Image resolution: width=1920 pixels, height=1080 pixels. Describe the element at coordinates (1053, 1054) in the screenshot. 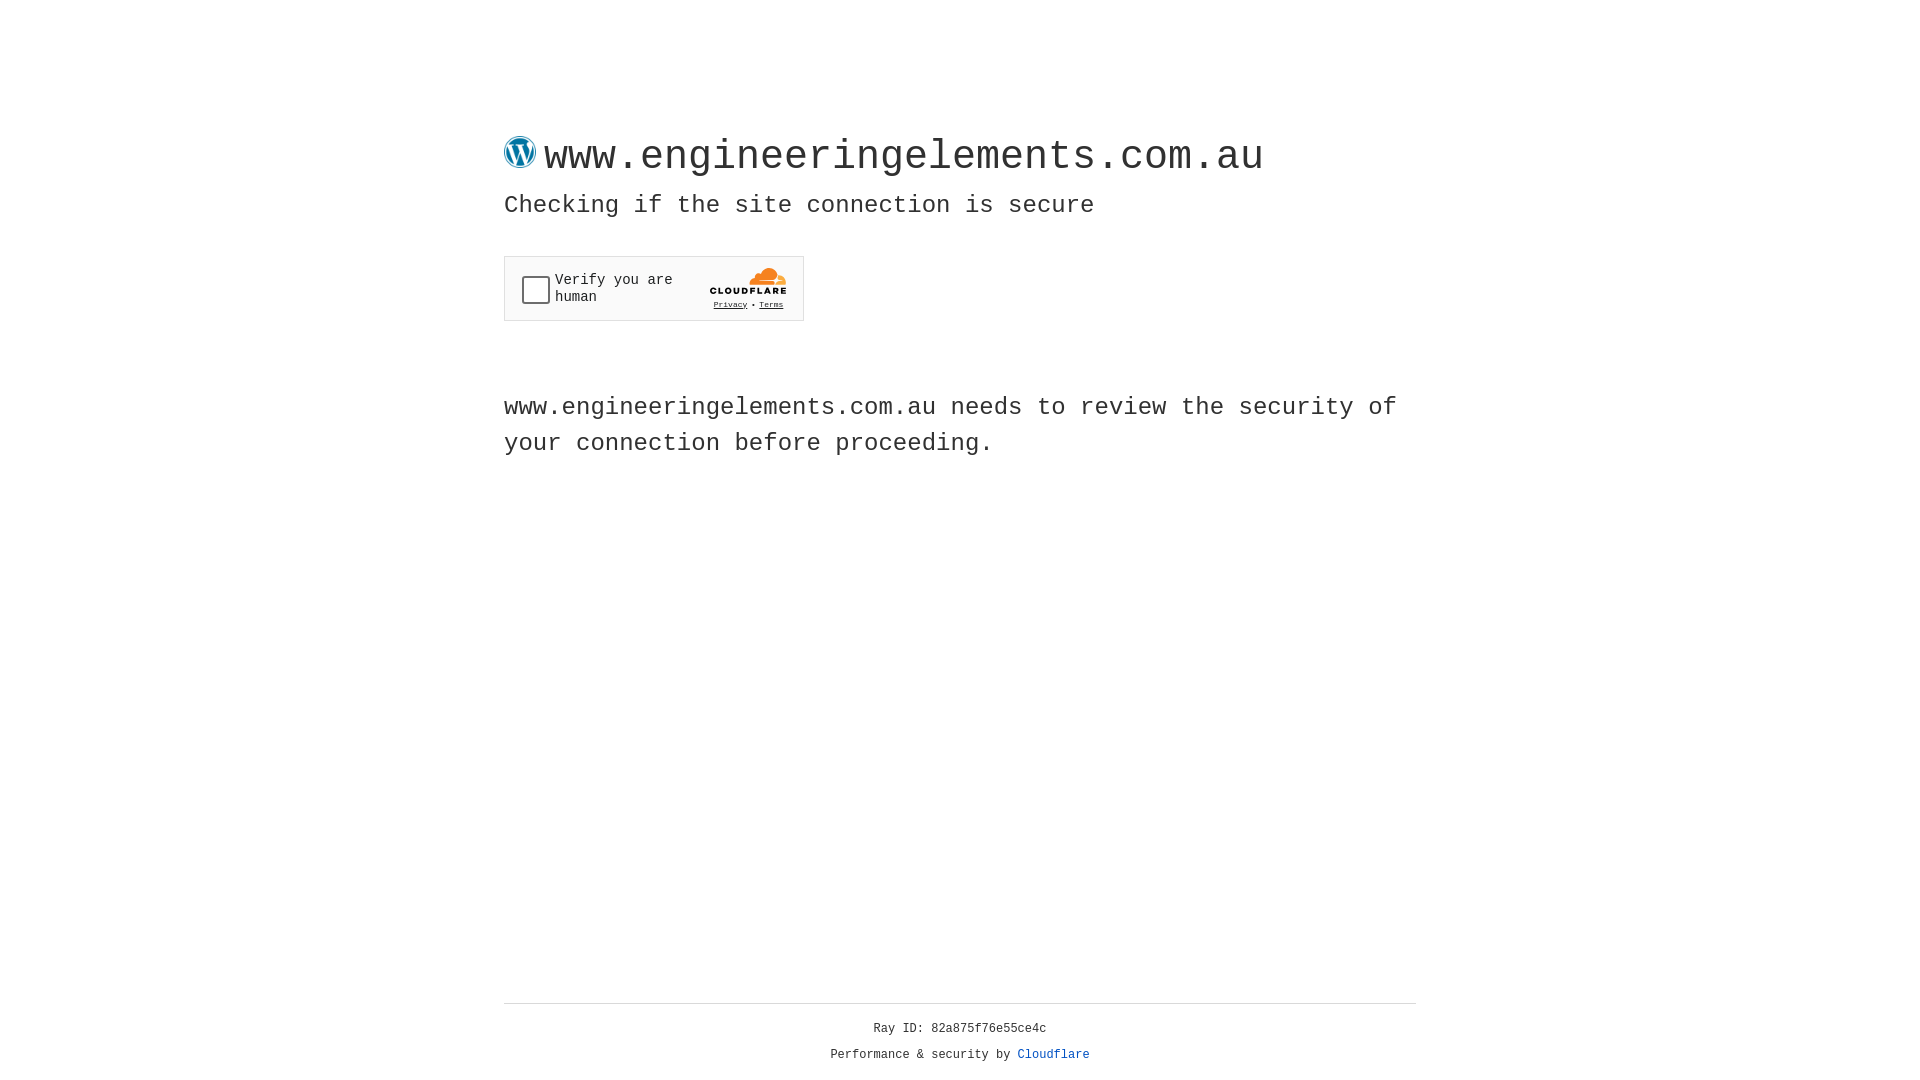

I see `'Cloudflare'` at that location.